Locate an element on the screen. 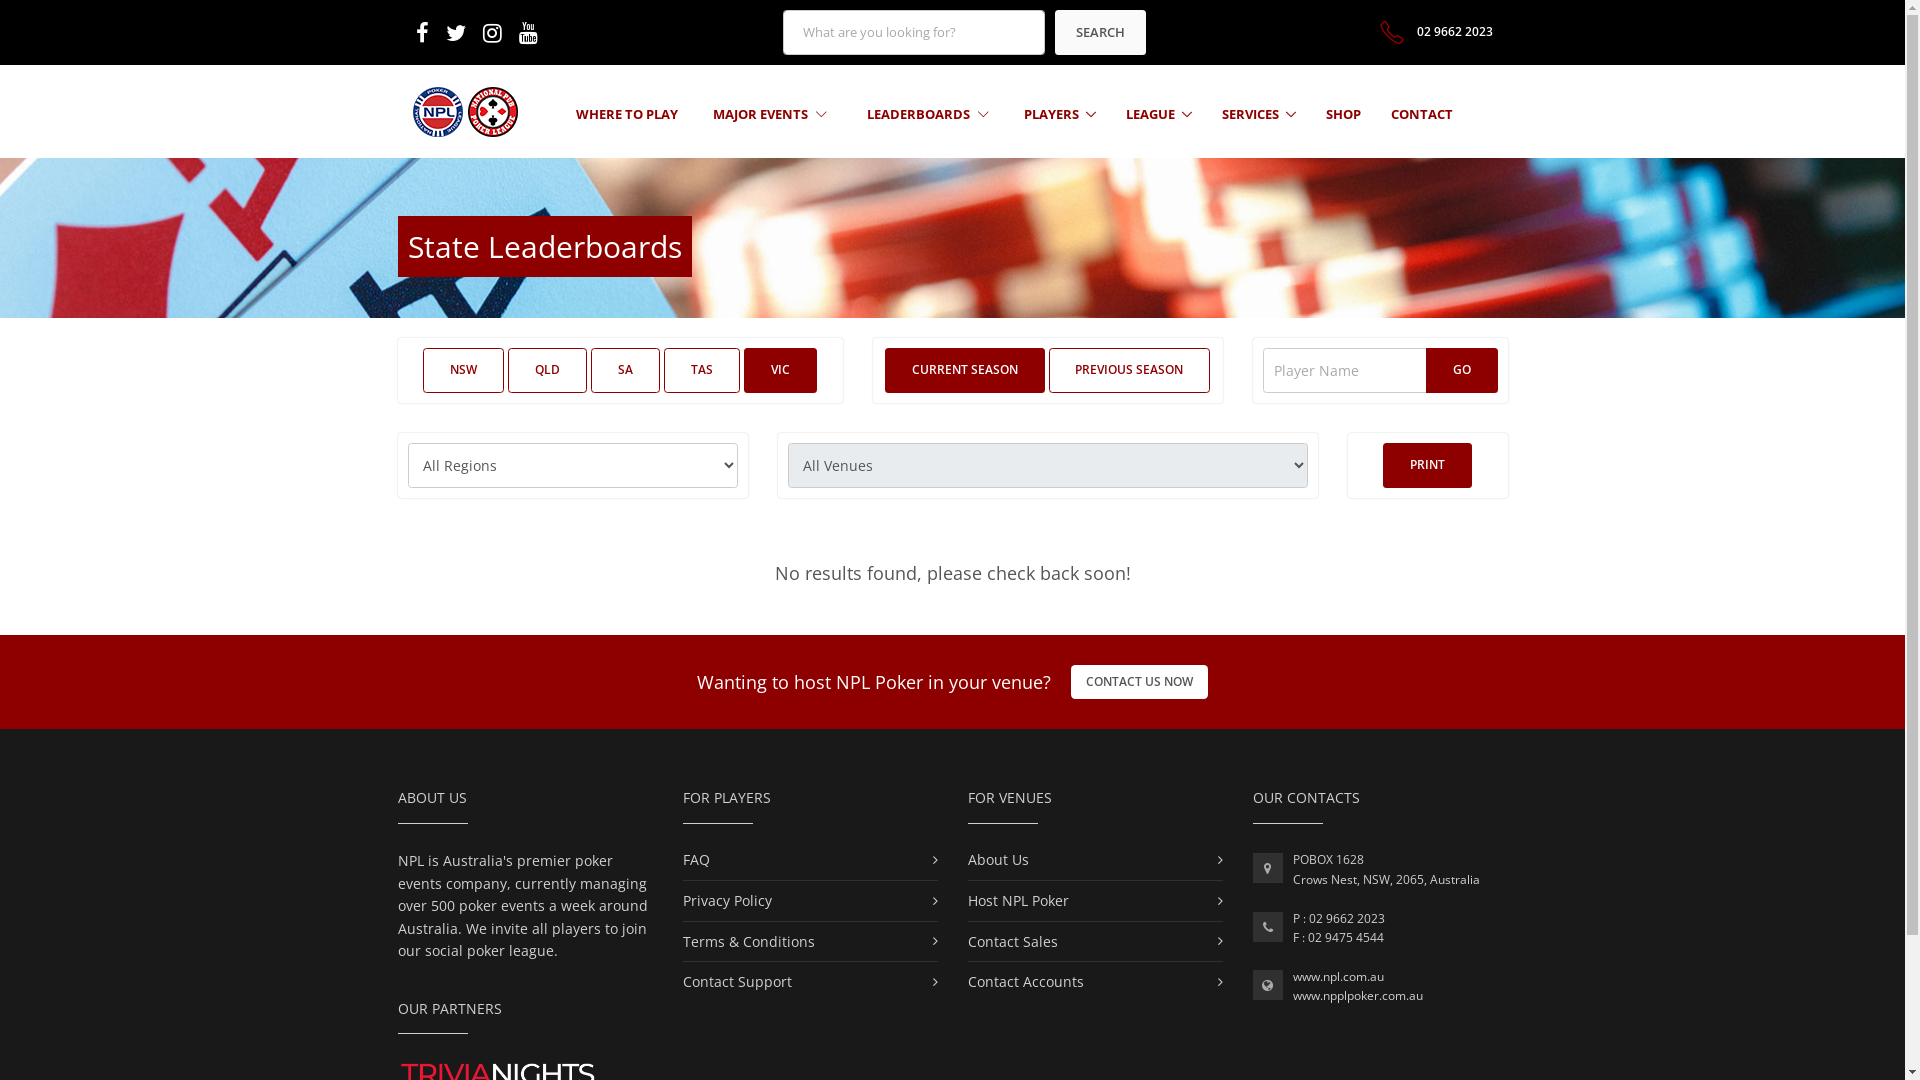 The image size is (1920, 1080). 'Contact Accounts' is located at coordinates (1026, 980).